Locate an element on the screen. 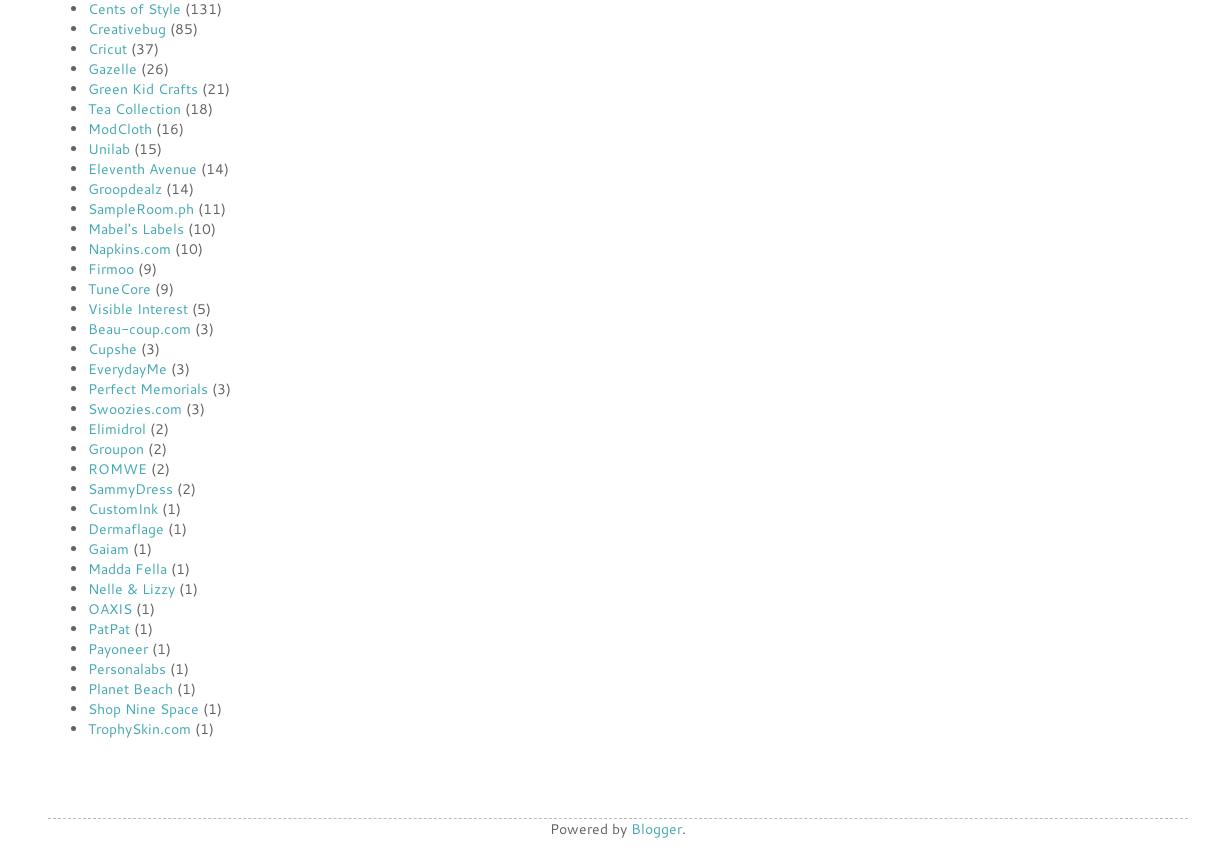  'Cricut' is located at coordinates (107, 47).